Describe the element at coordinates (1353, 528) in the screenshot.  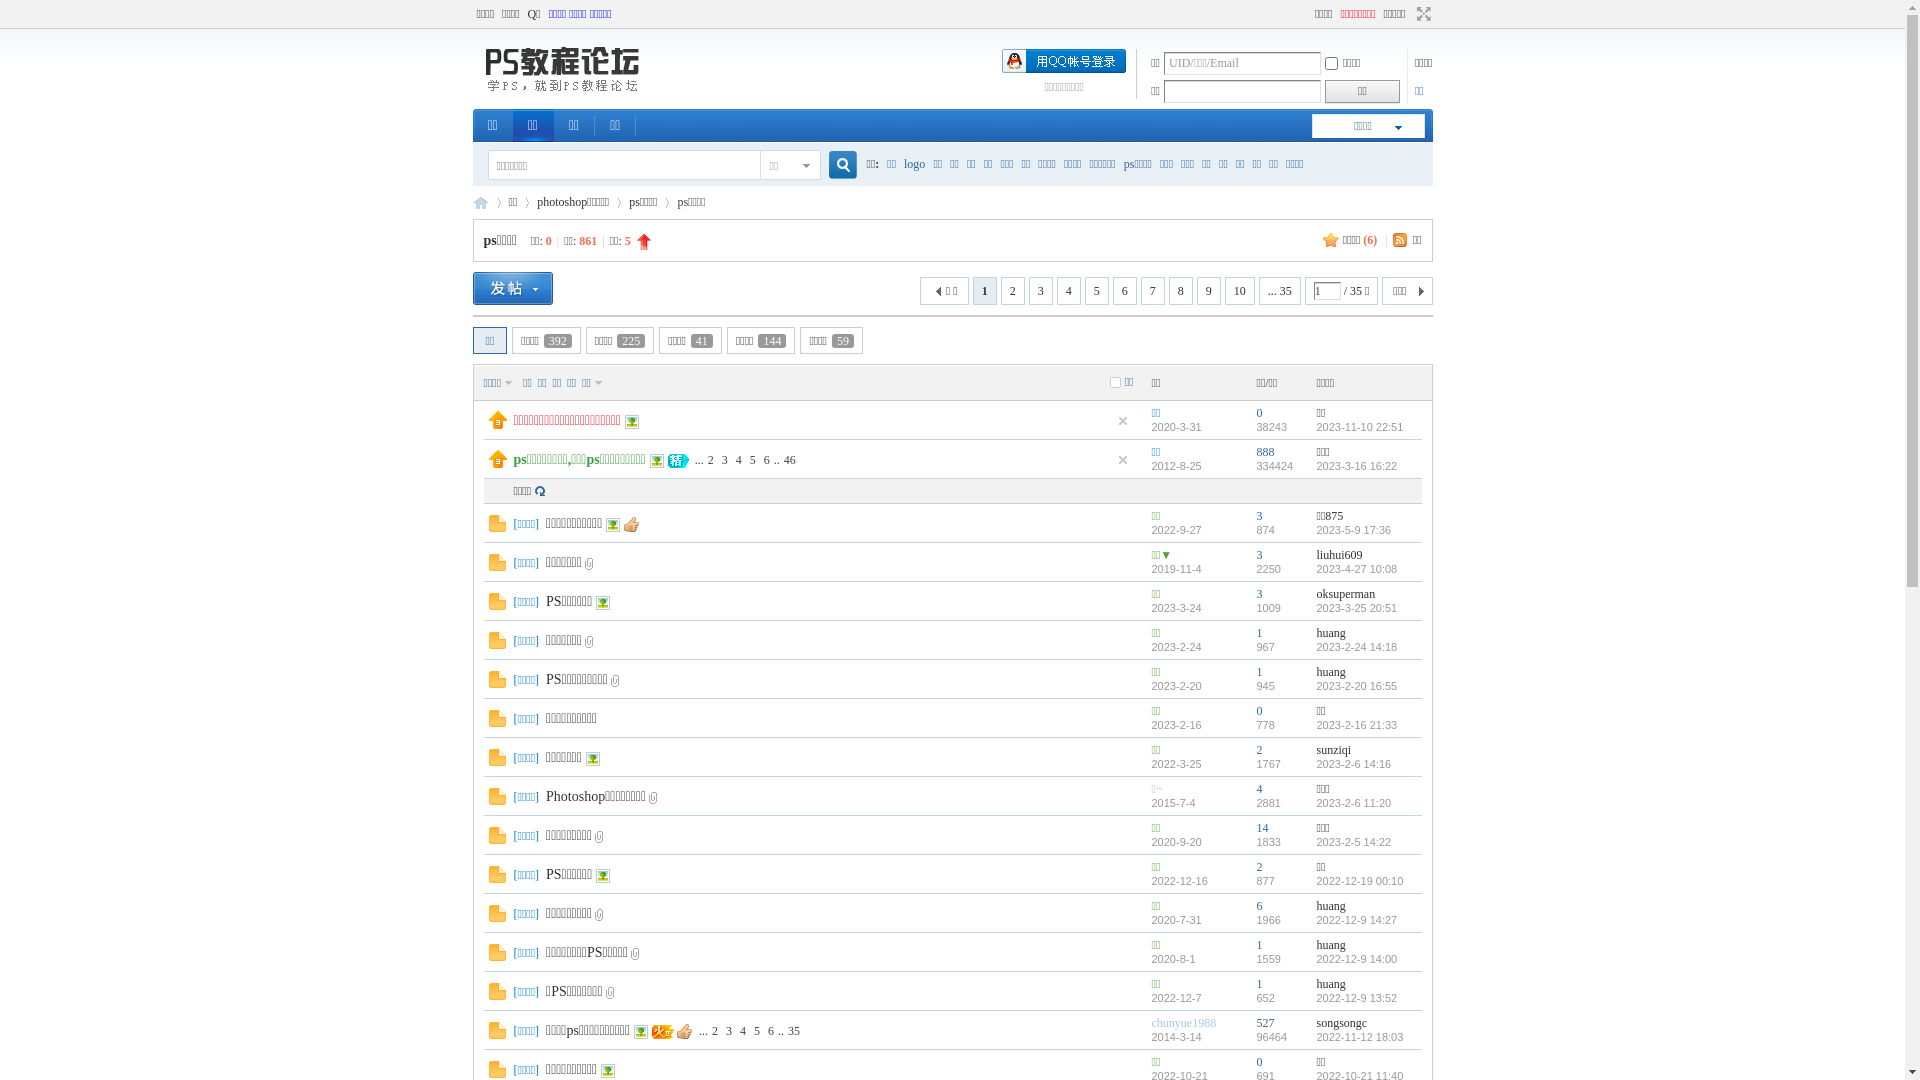
I see `'2023-5-9 17:36'` at that location.